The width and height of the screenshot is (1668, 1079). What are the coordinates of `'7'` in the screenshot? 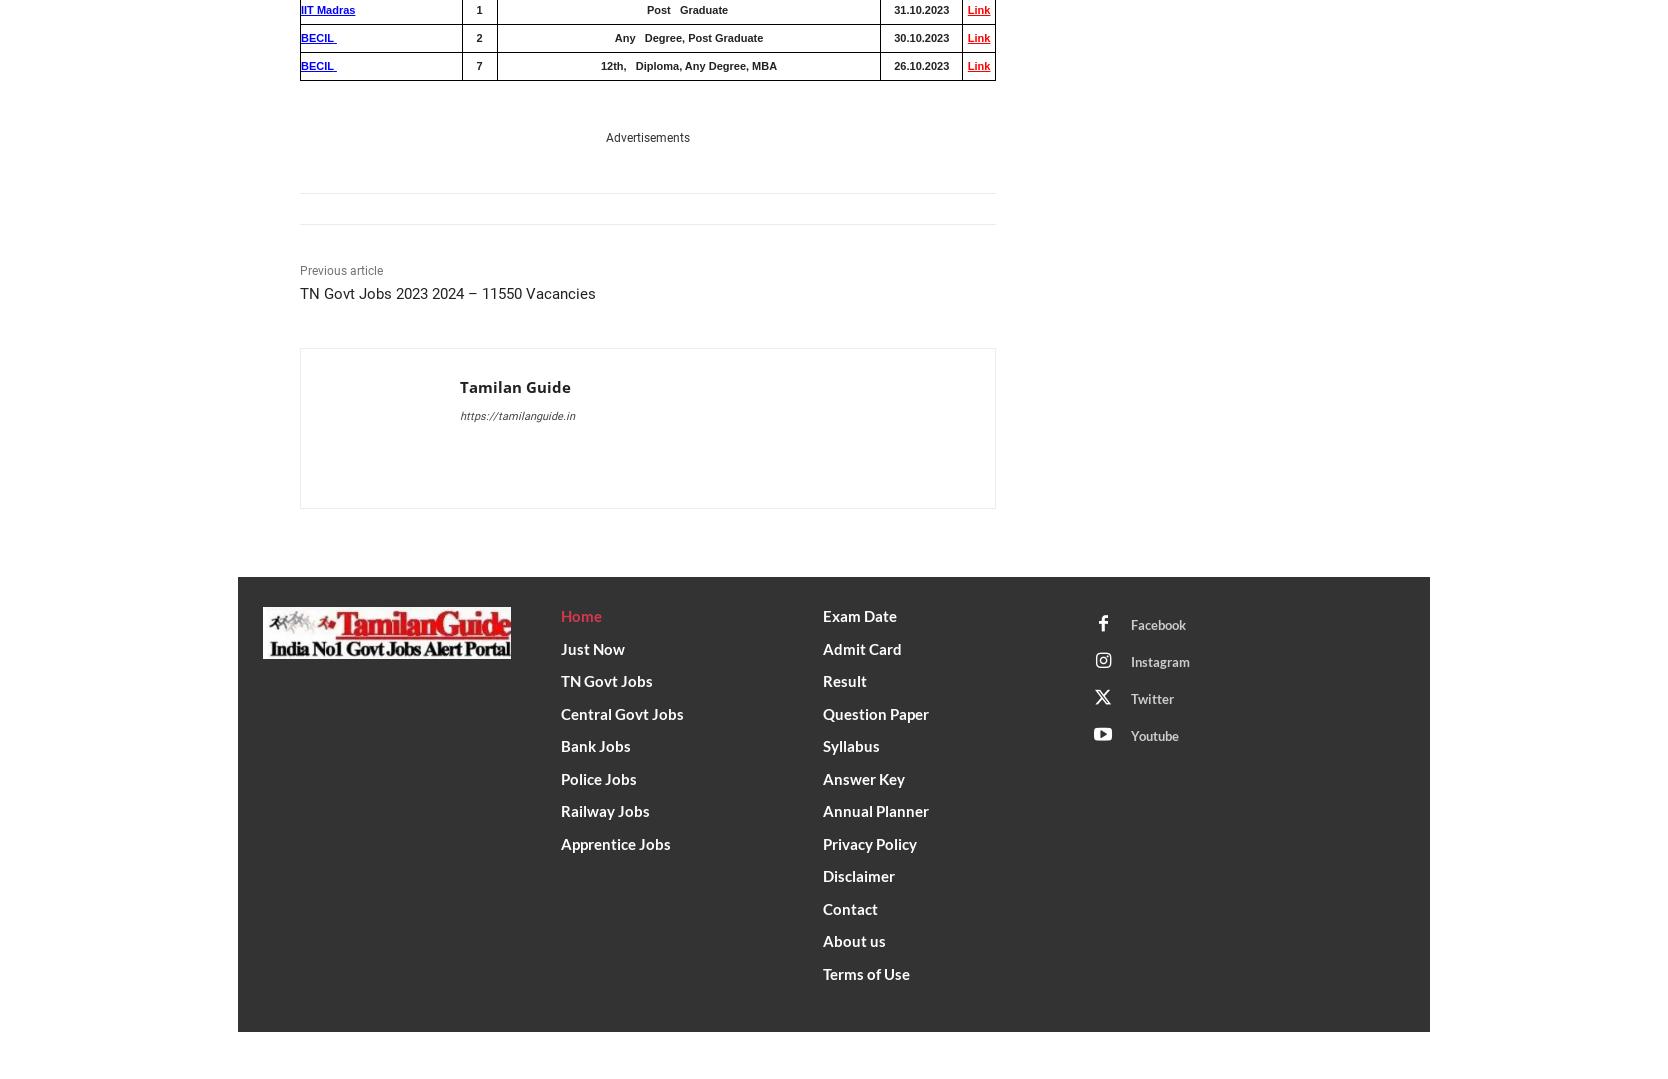 It's located at (479, 65).